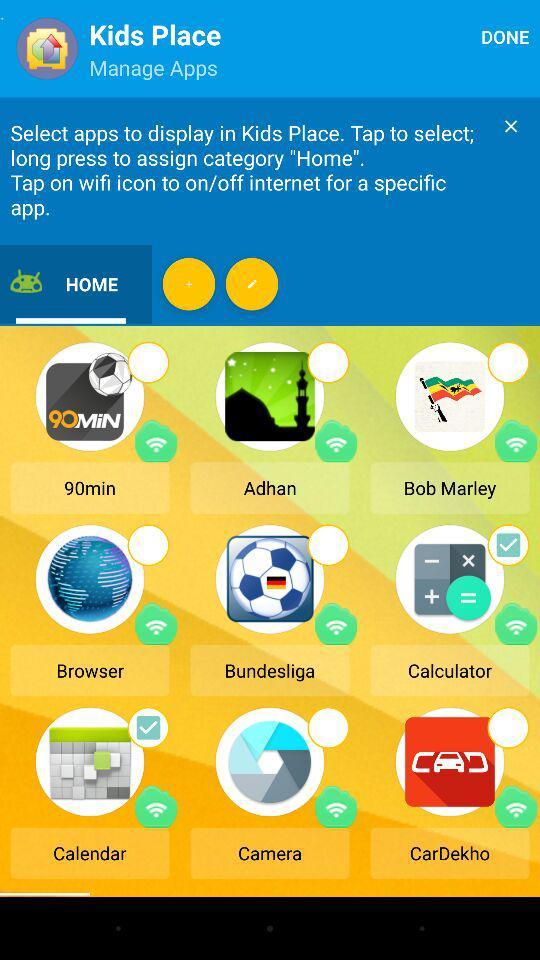 The width and height of the screenshot is (540, 960). Describe the element at coordinates (155, 623) in the screenshot. I see `wifi icon on/off` at that location.